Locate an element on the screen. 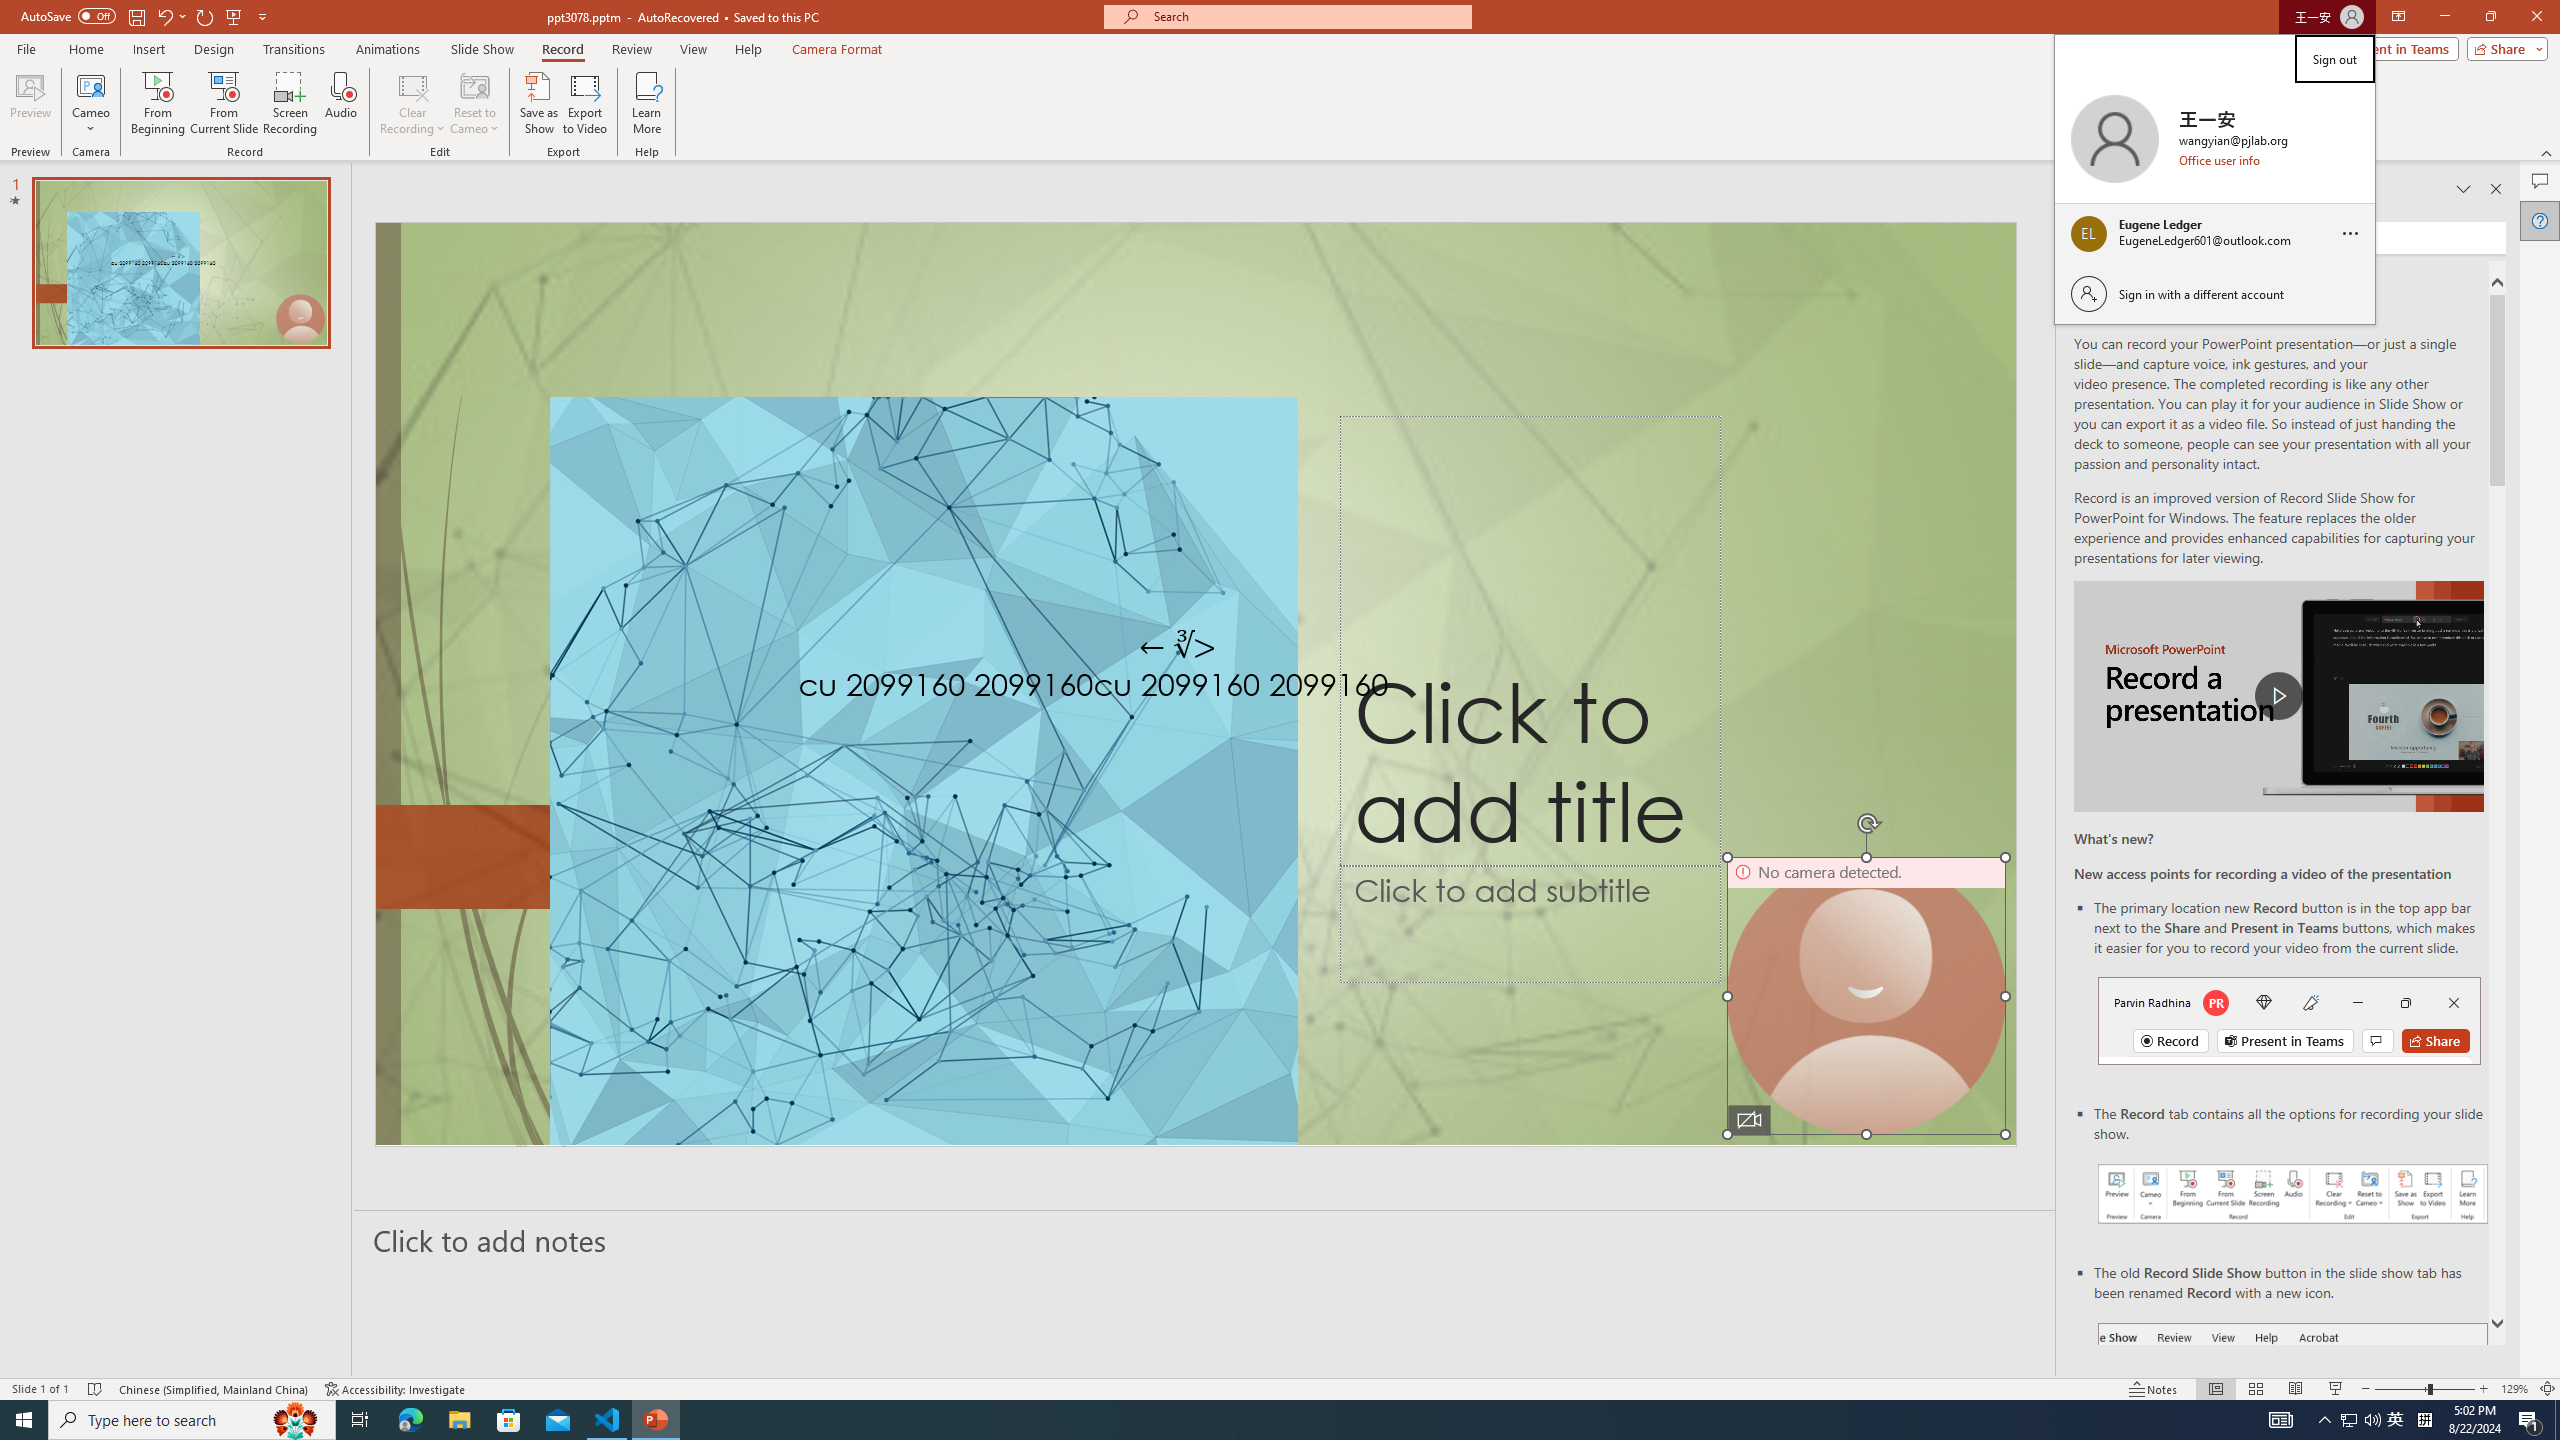  'Record your presentations screenshot one' is located at coordinates (2292, 1192).